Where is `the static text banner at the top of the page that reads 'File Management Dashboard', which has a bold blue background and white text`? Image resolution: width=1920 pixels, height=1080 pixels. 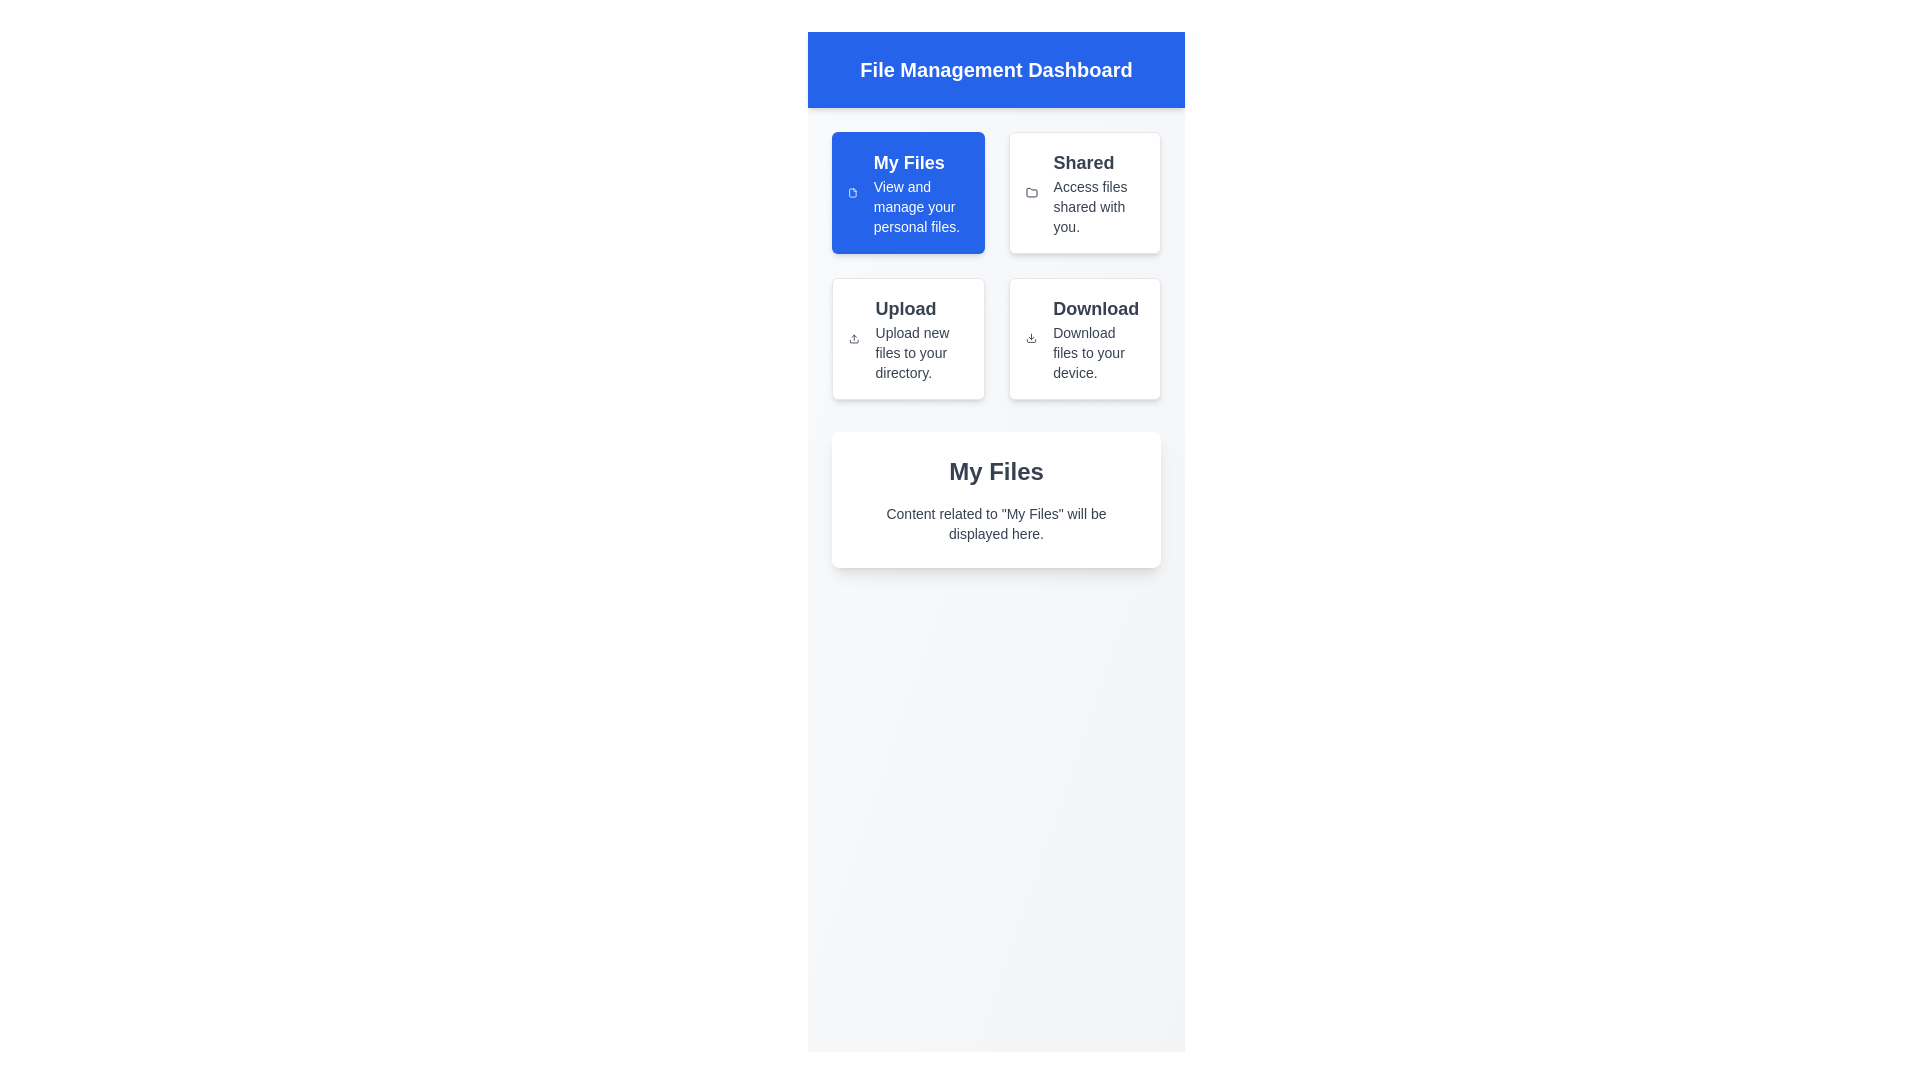
the static text banner at the top of the page that reads 'File Management Dashboard', which has a bold blue background and white text is located at coordinates (996, 68).